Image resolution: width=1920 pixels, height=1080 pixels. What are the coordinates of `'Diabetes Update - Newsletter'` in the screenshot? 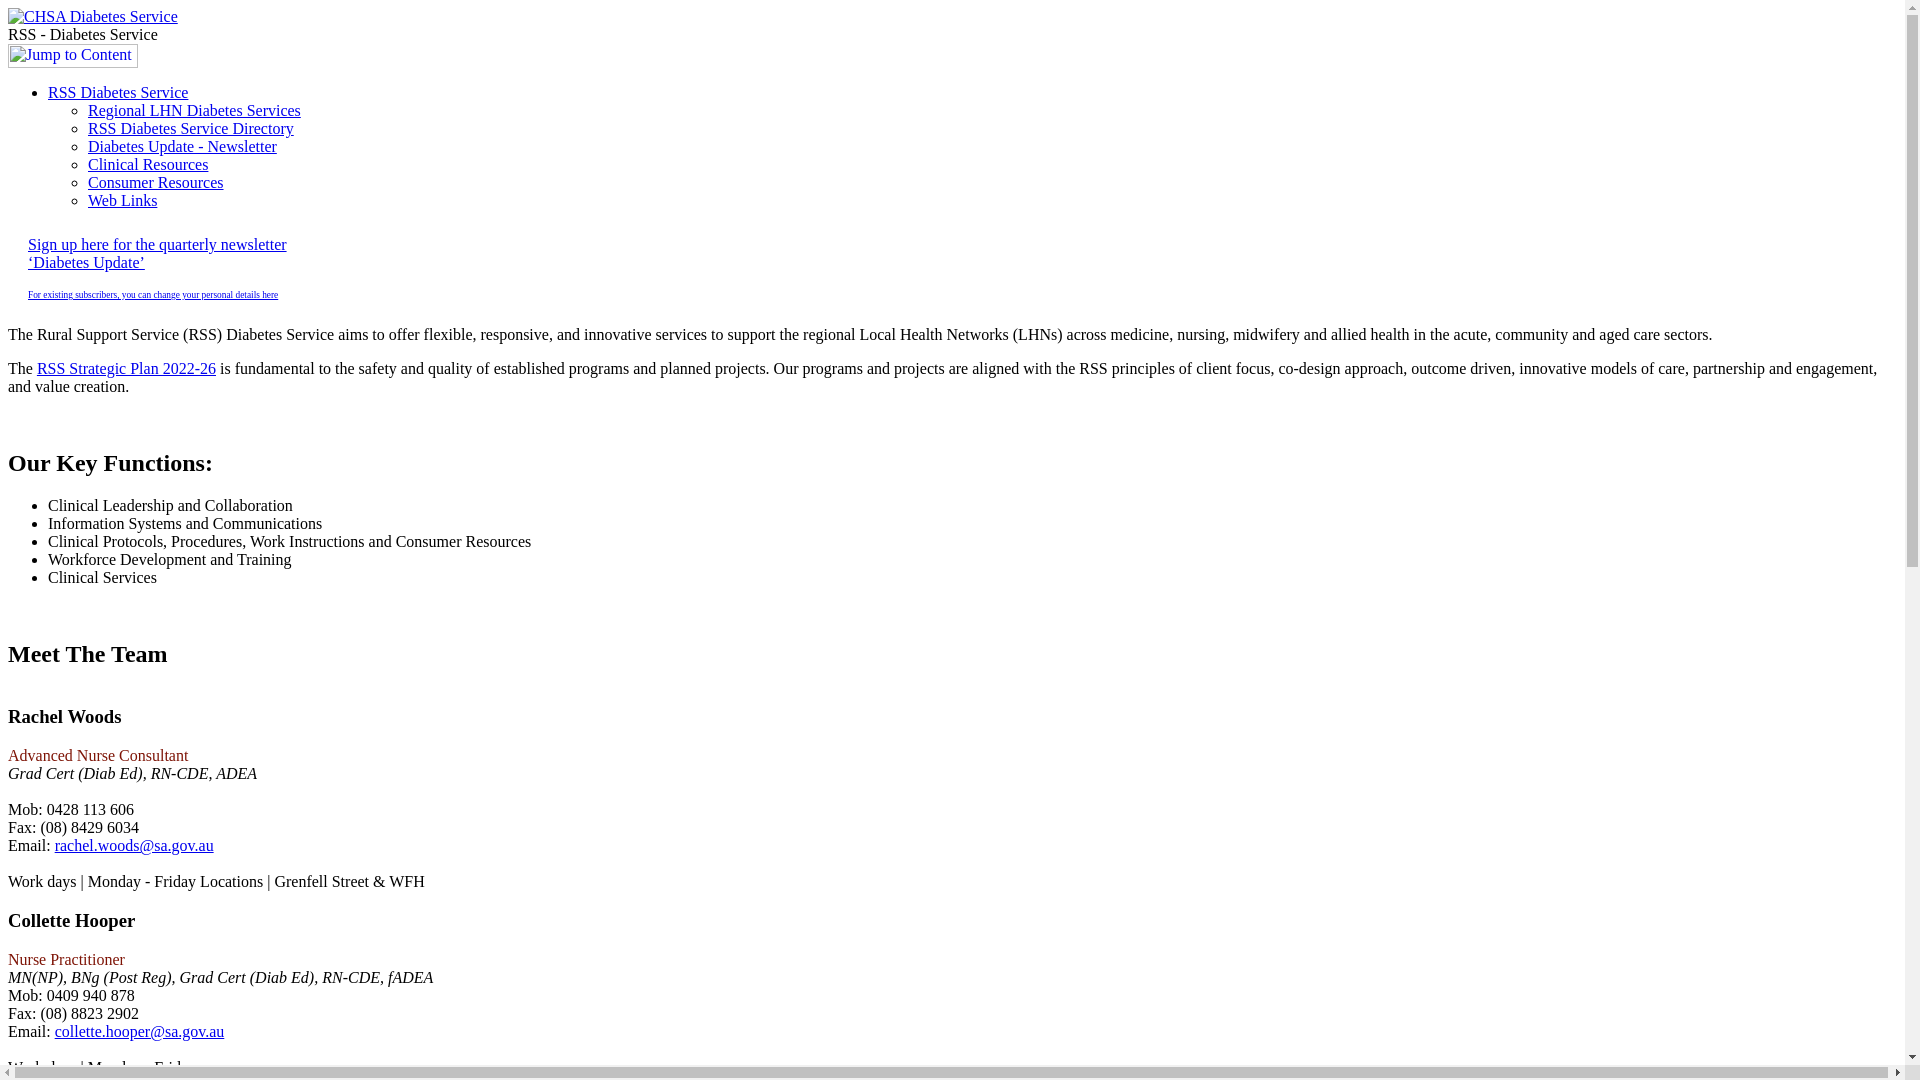 It's located at (182, 145).